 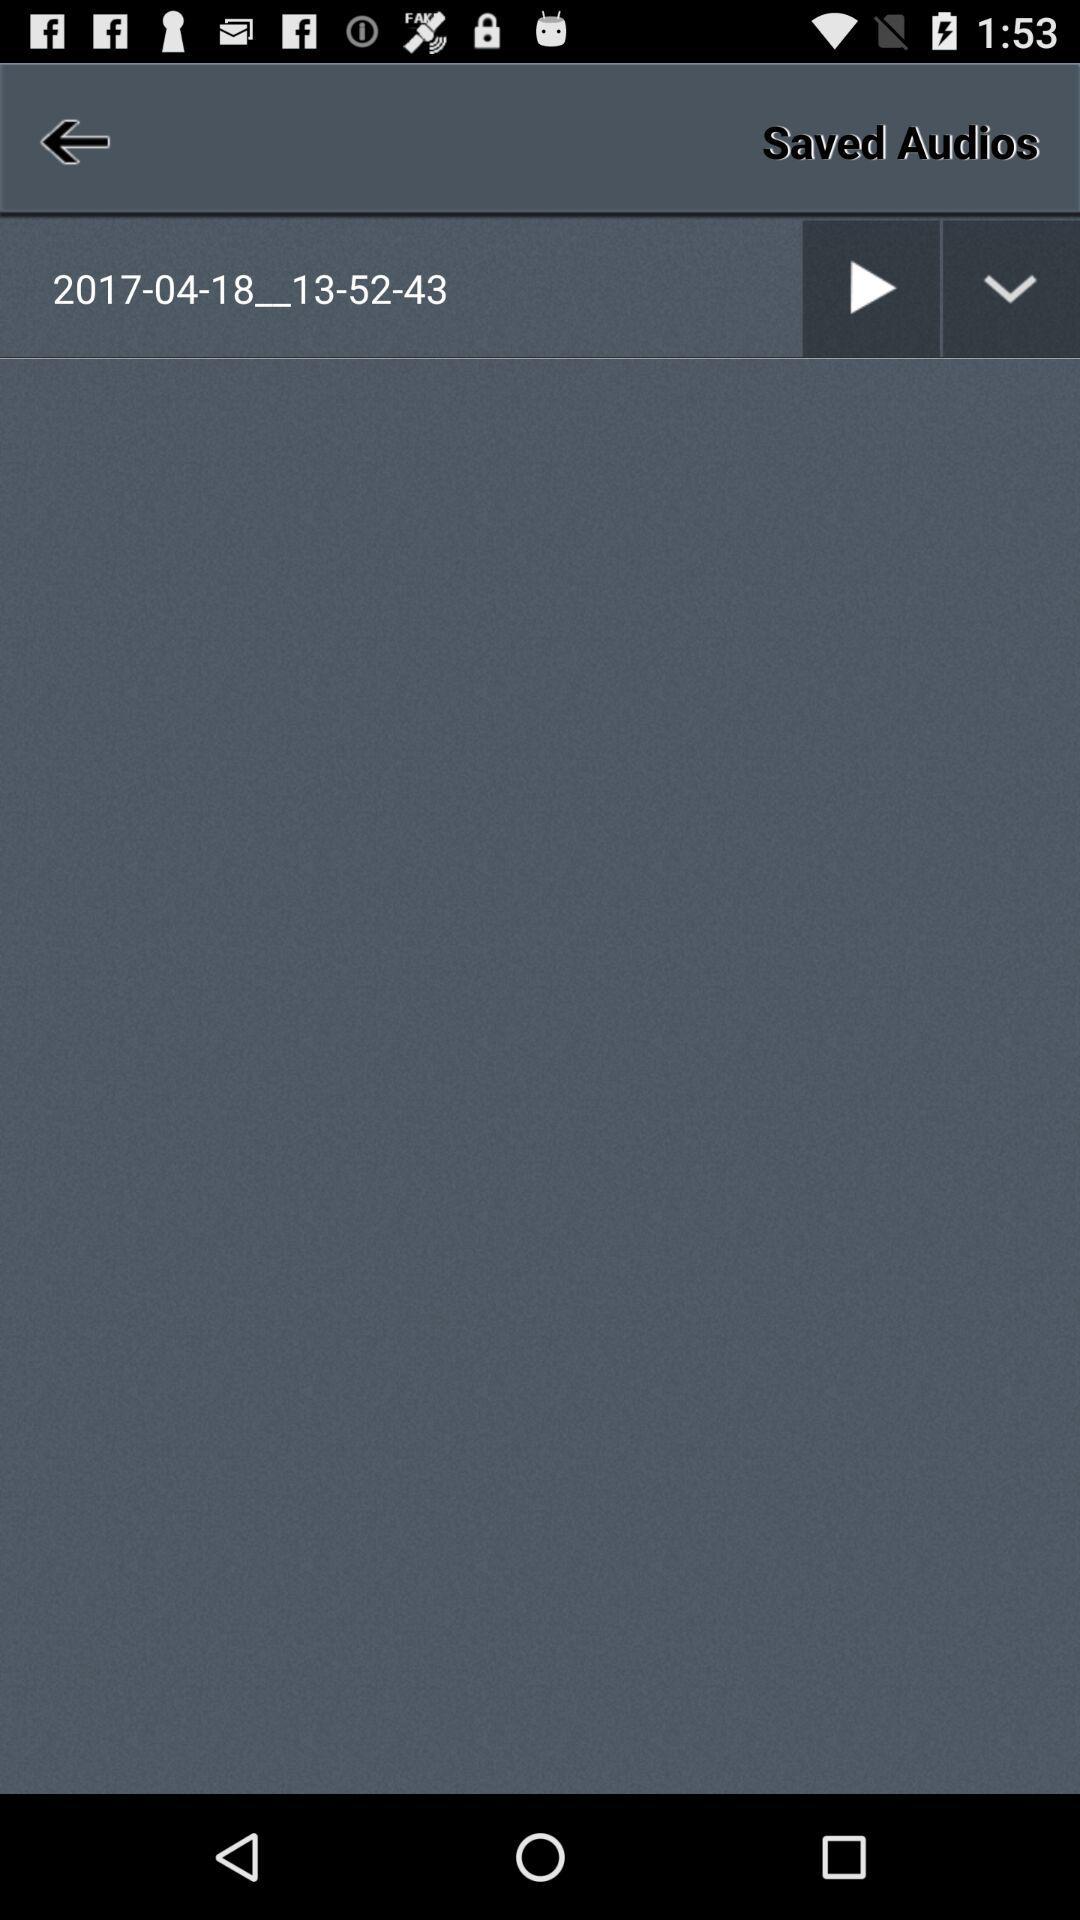 I want to click on the arrow_backward icon, so click(x=71, y=150).